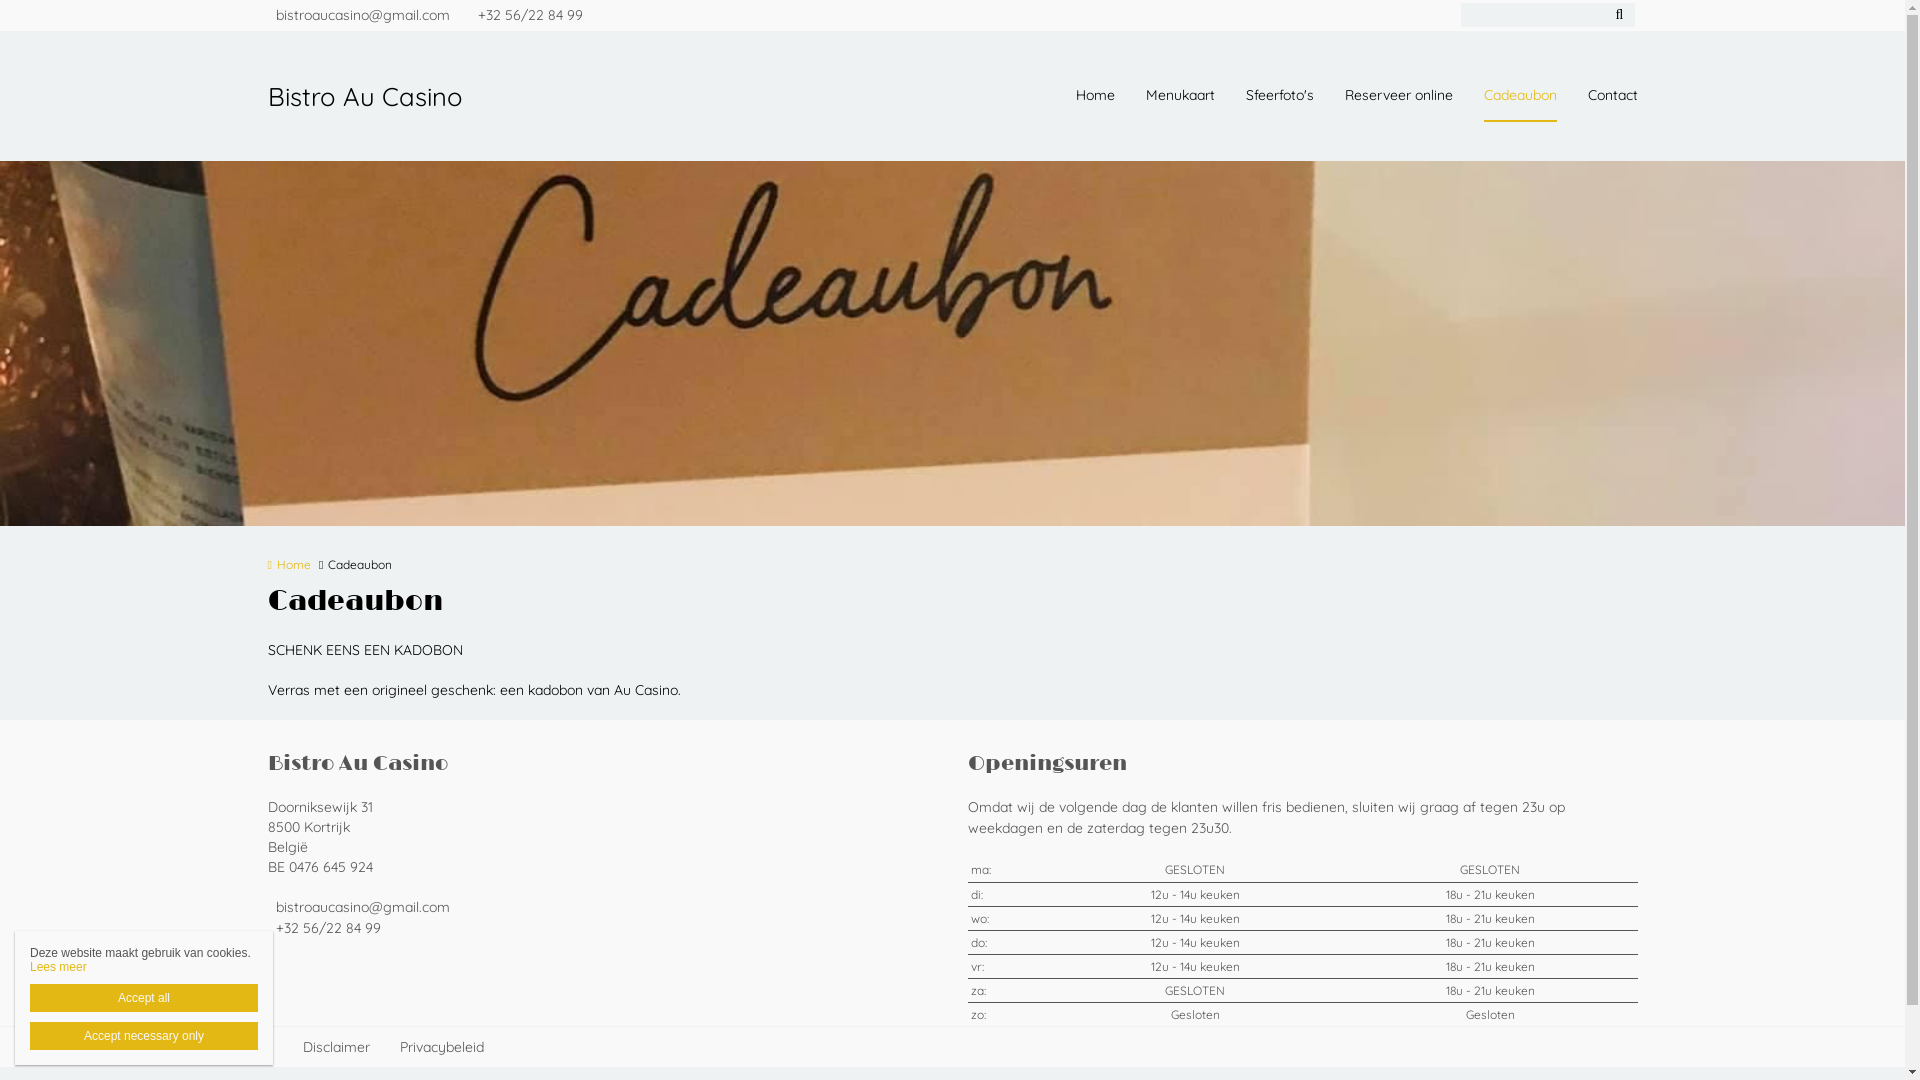 Image resolution: width=1920 pixels, height=1080 pixels. I want to click on 'Accept necessary only', so click(143, 1035).